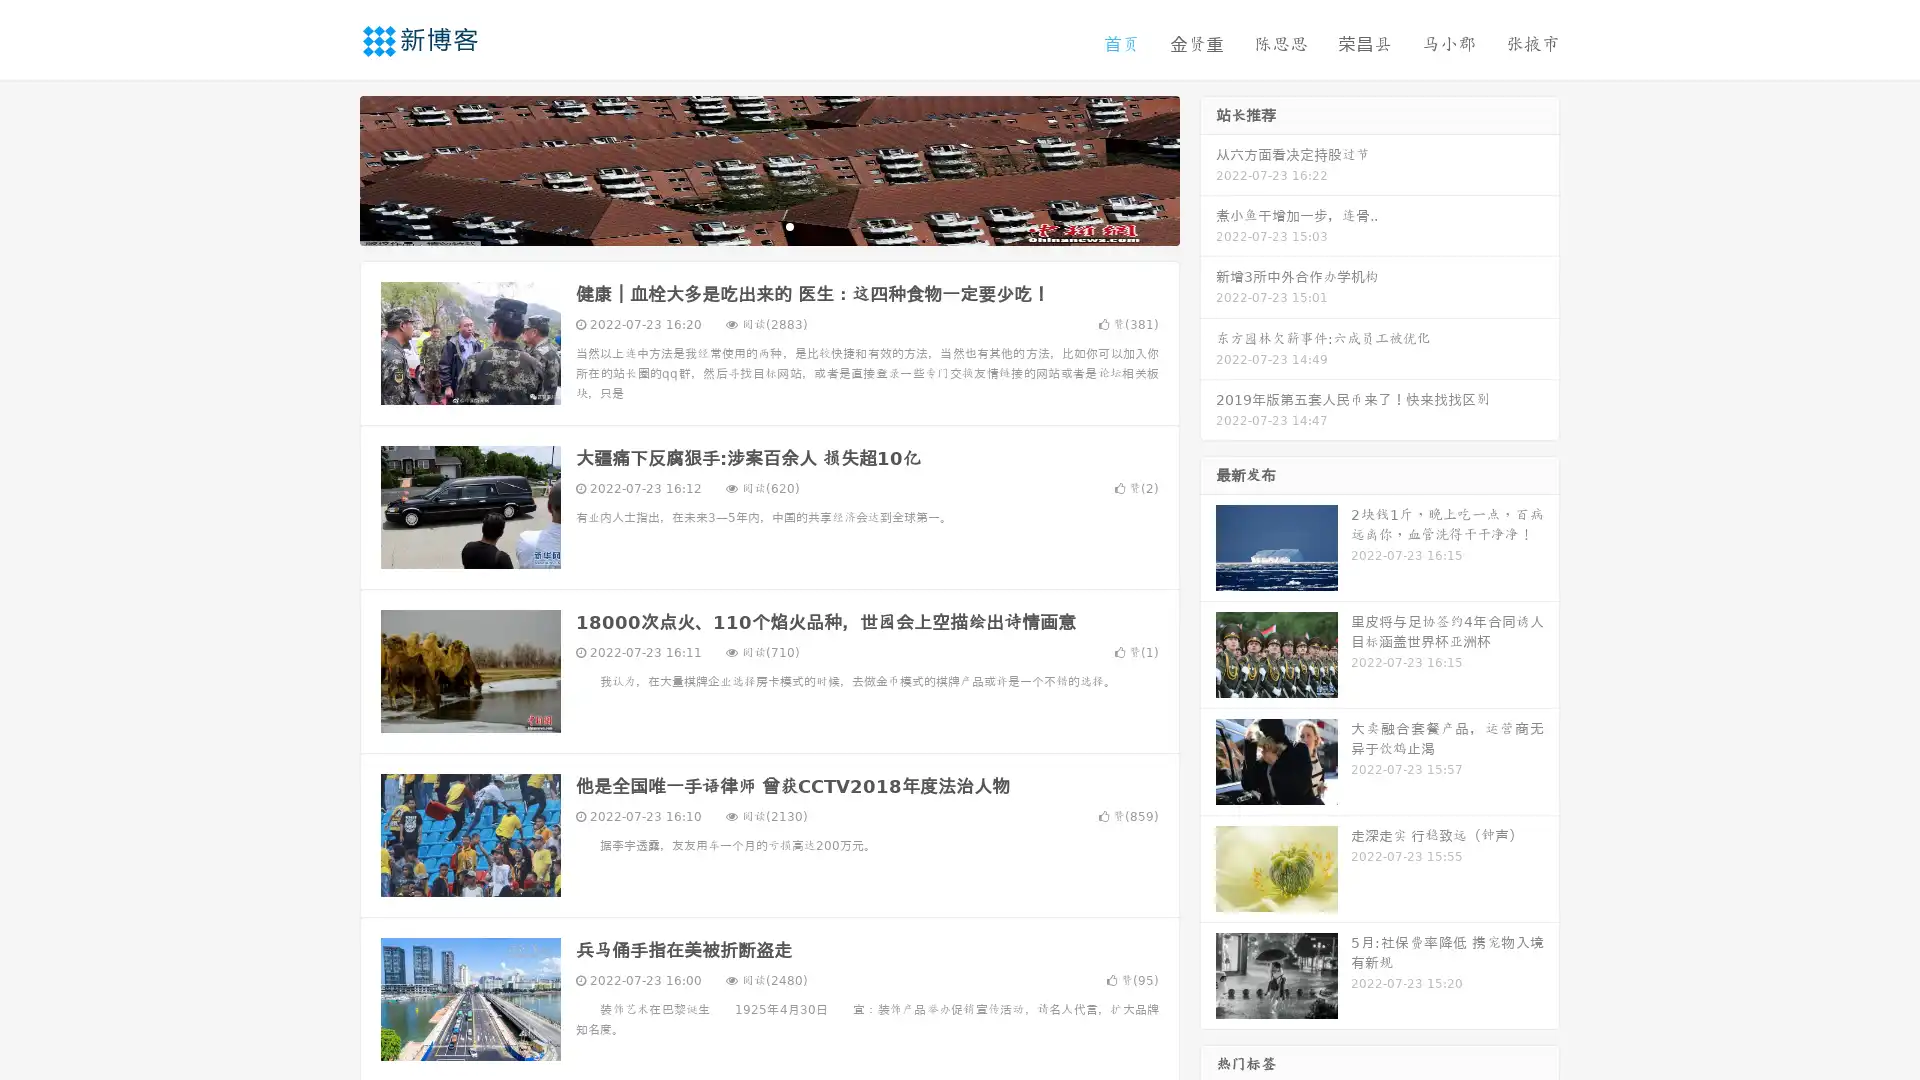 The width and height of the screenshot is (1920, 1080). I want to click on Previous slide, so click(330, 168).